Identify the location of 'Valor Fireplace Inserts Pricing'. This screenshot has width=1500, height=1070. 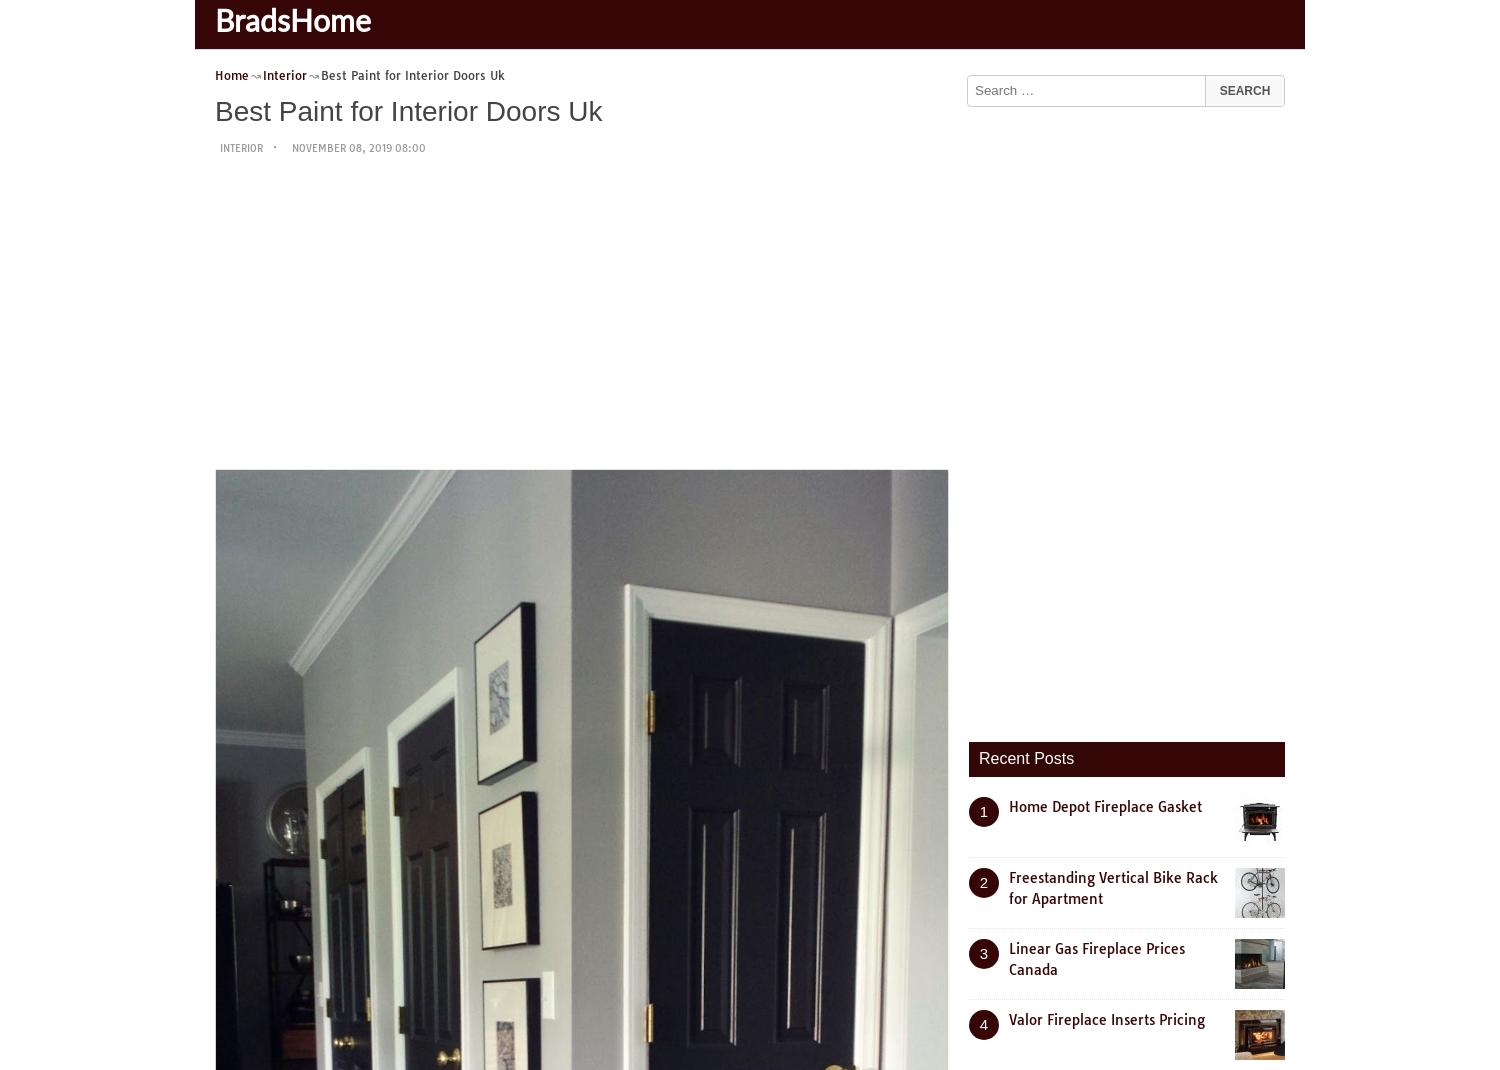
(1106, 1018).